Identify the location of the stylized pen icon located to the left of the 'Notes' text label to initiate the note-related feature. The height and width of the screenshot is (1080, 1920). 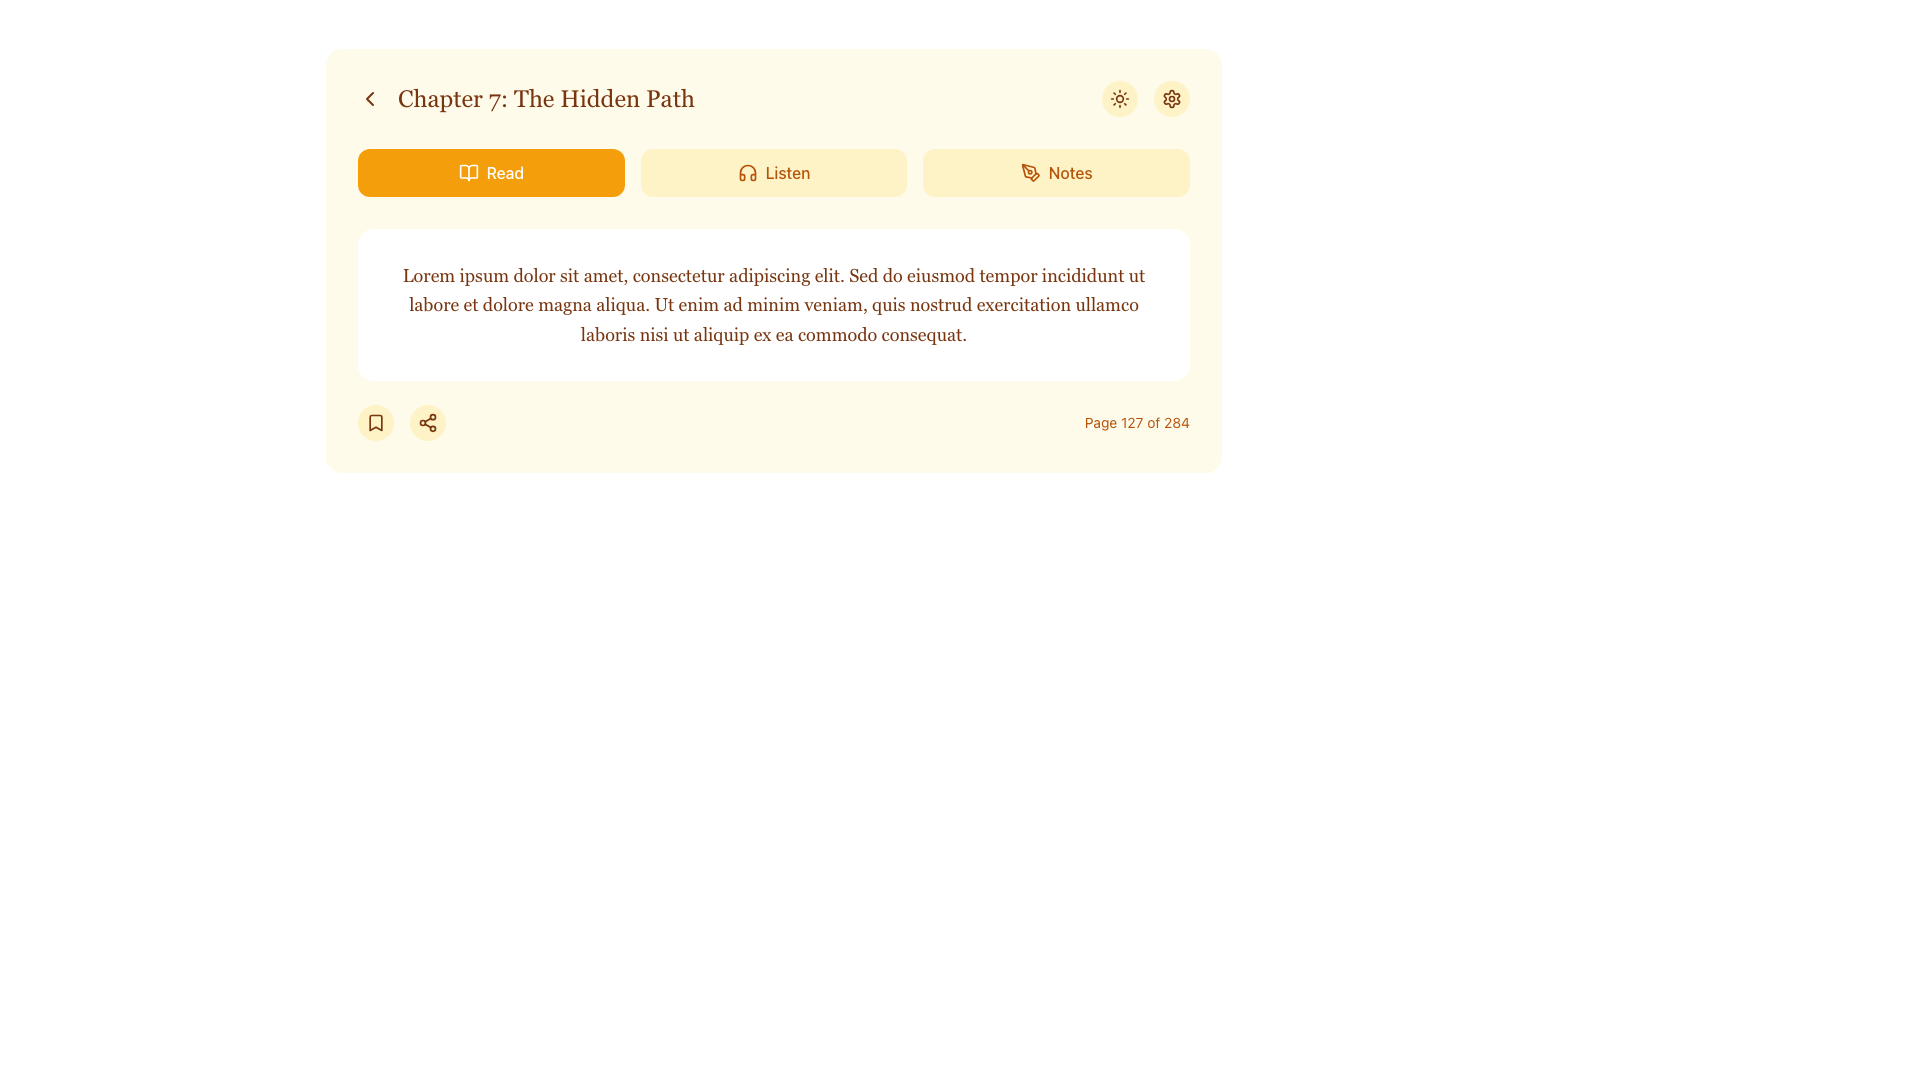
(1030, 172).